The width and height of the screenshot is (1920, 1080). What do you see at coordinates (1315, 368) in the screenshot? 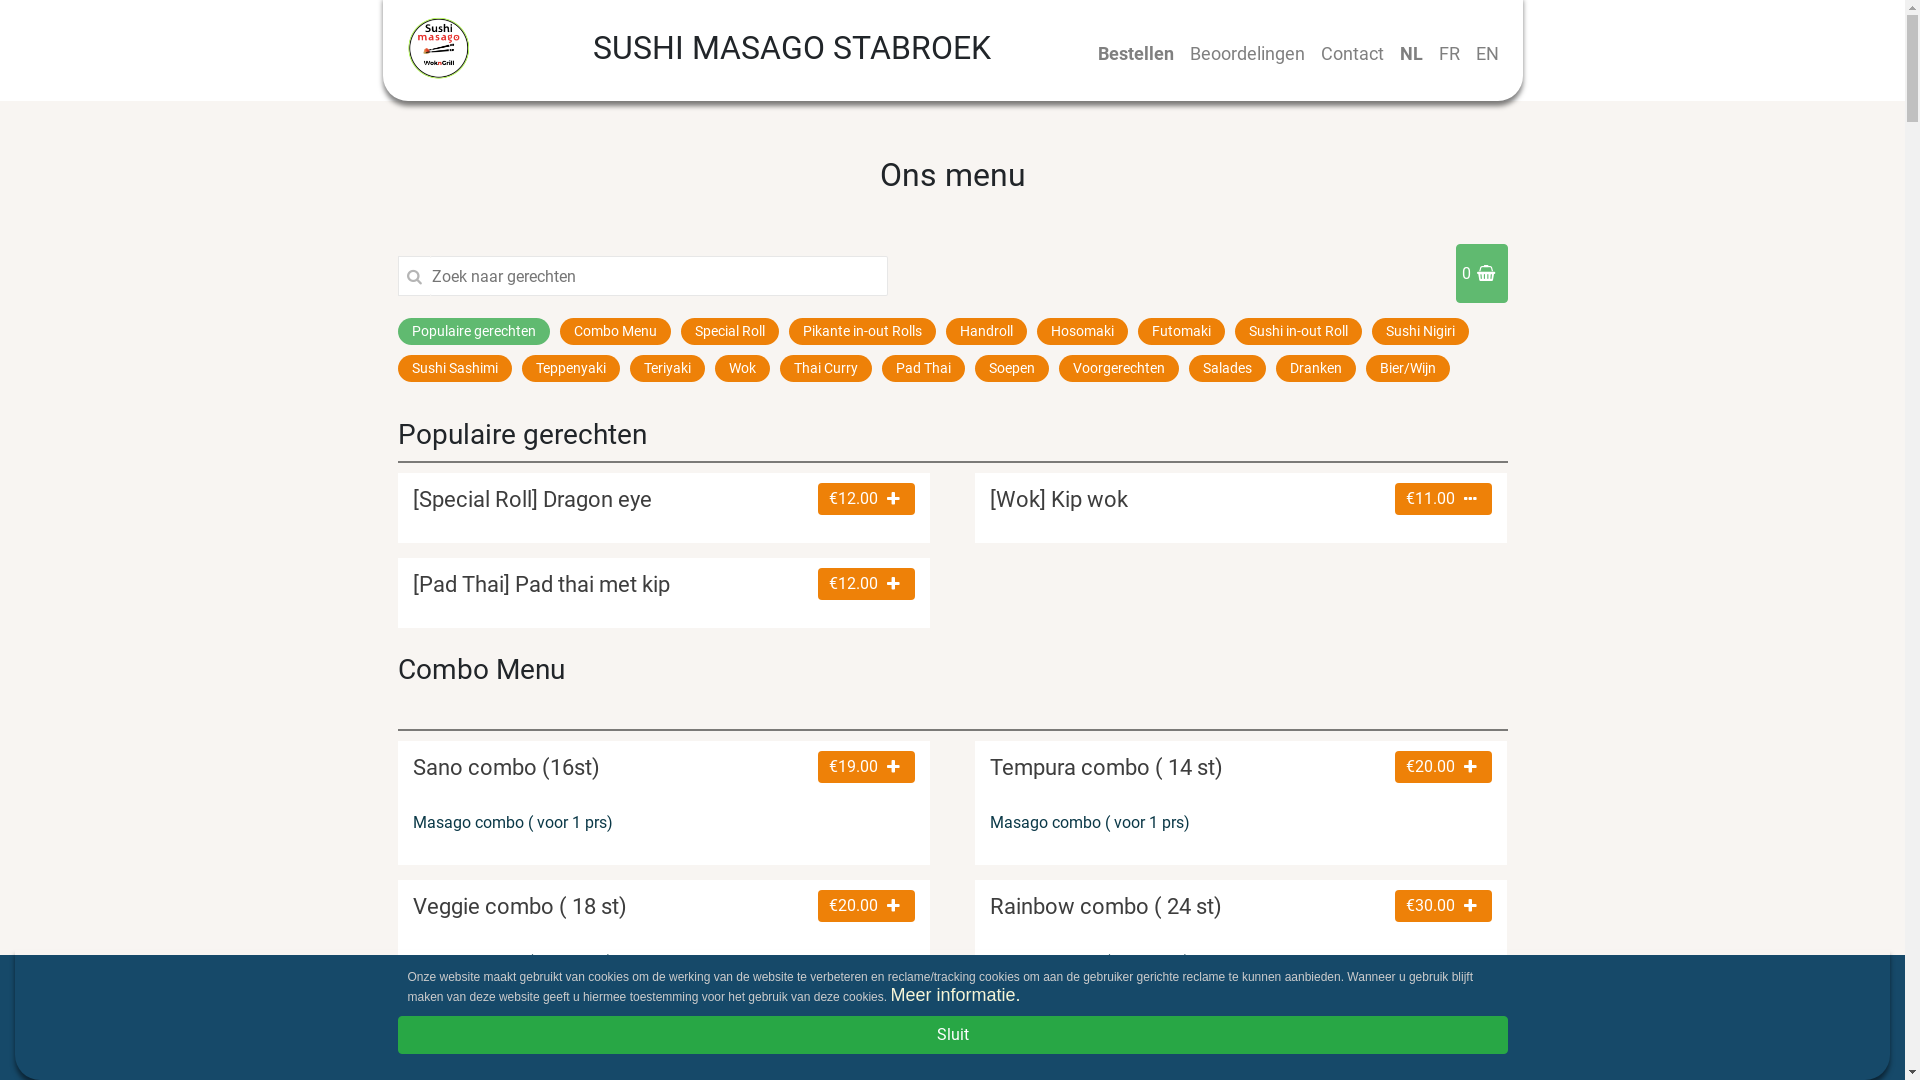
I see `'Dranken'` at bounding box center [1315, 368].